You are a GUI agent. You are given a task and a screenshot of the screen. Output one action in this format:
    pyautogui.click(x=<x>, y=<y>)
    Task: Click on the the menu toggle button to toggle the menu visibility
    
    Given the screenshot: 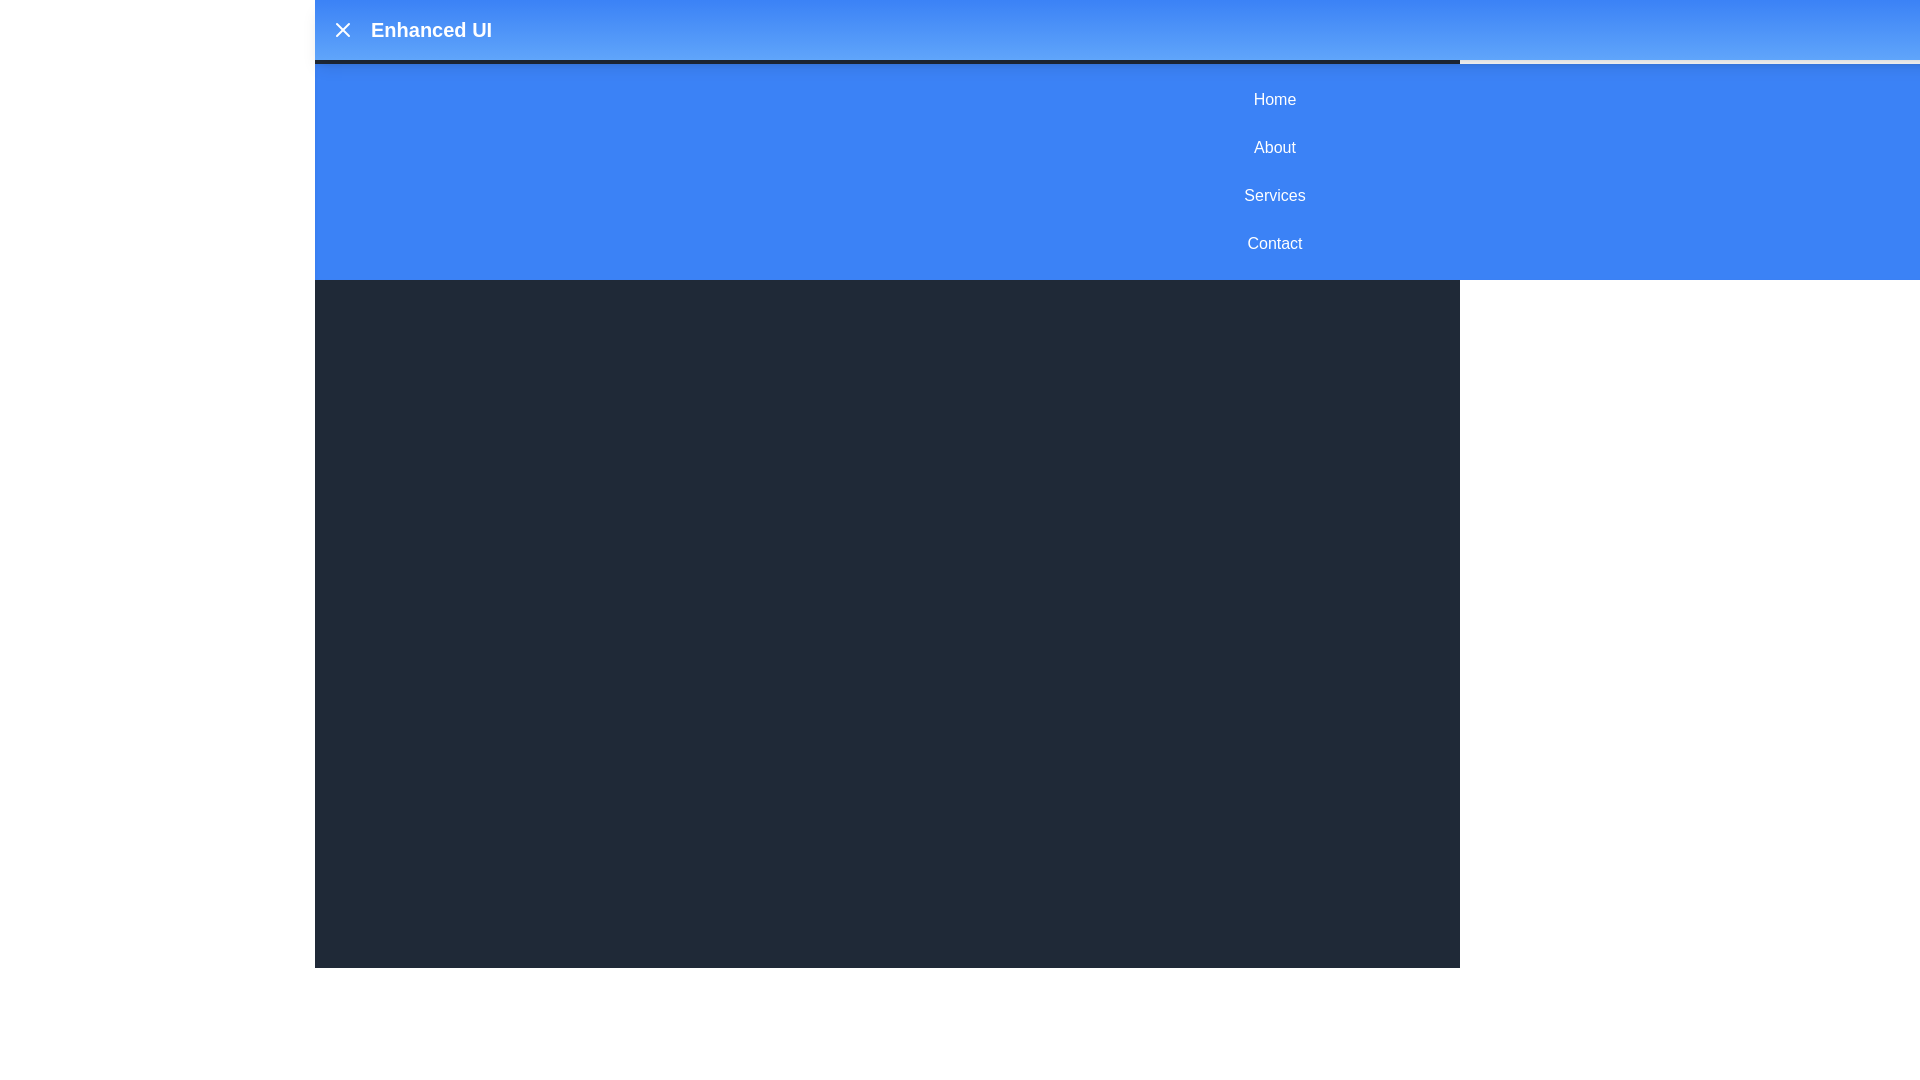 What is the action you would take?
    pyautogui.click(x=342, y=30)
    